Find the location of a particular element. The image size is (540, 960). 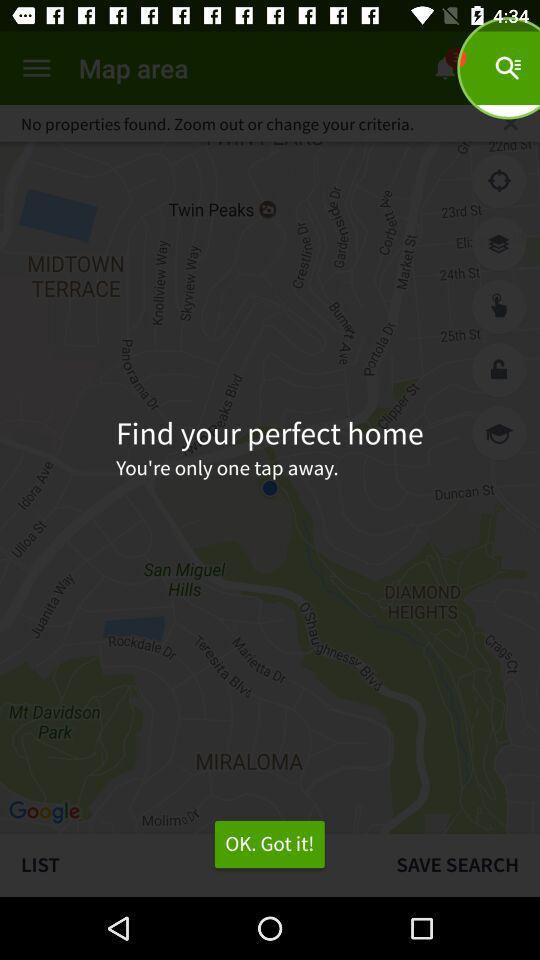

item to the left of save search item is located at coordinates (269, 843).